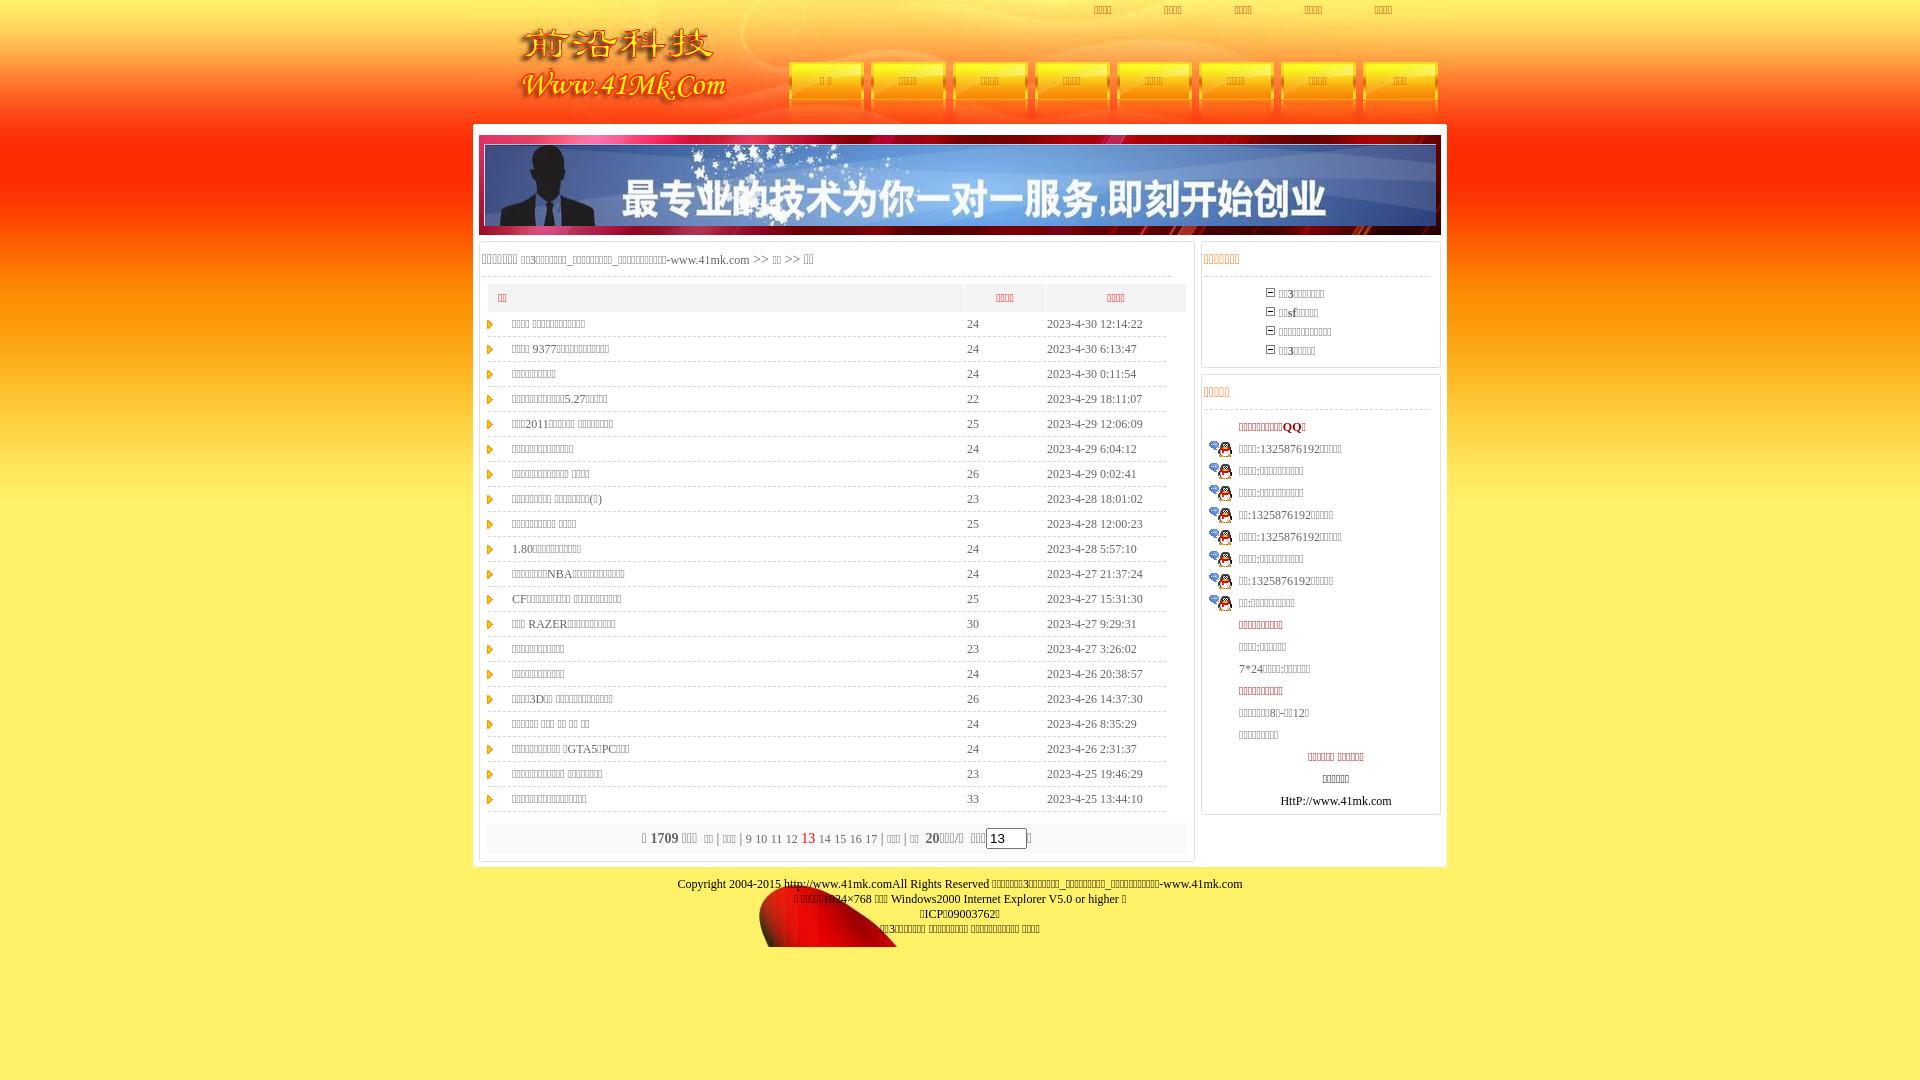 The image size is (1920, 1080). What do you see at coordinates (1093, 422) in the screenshot?
I see `'2023-4-29 12:06:09'` at bounding box center [1093, 422].